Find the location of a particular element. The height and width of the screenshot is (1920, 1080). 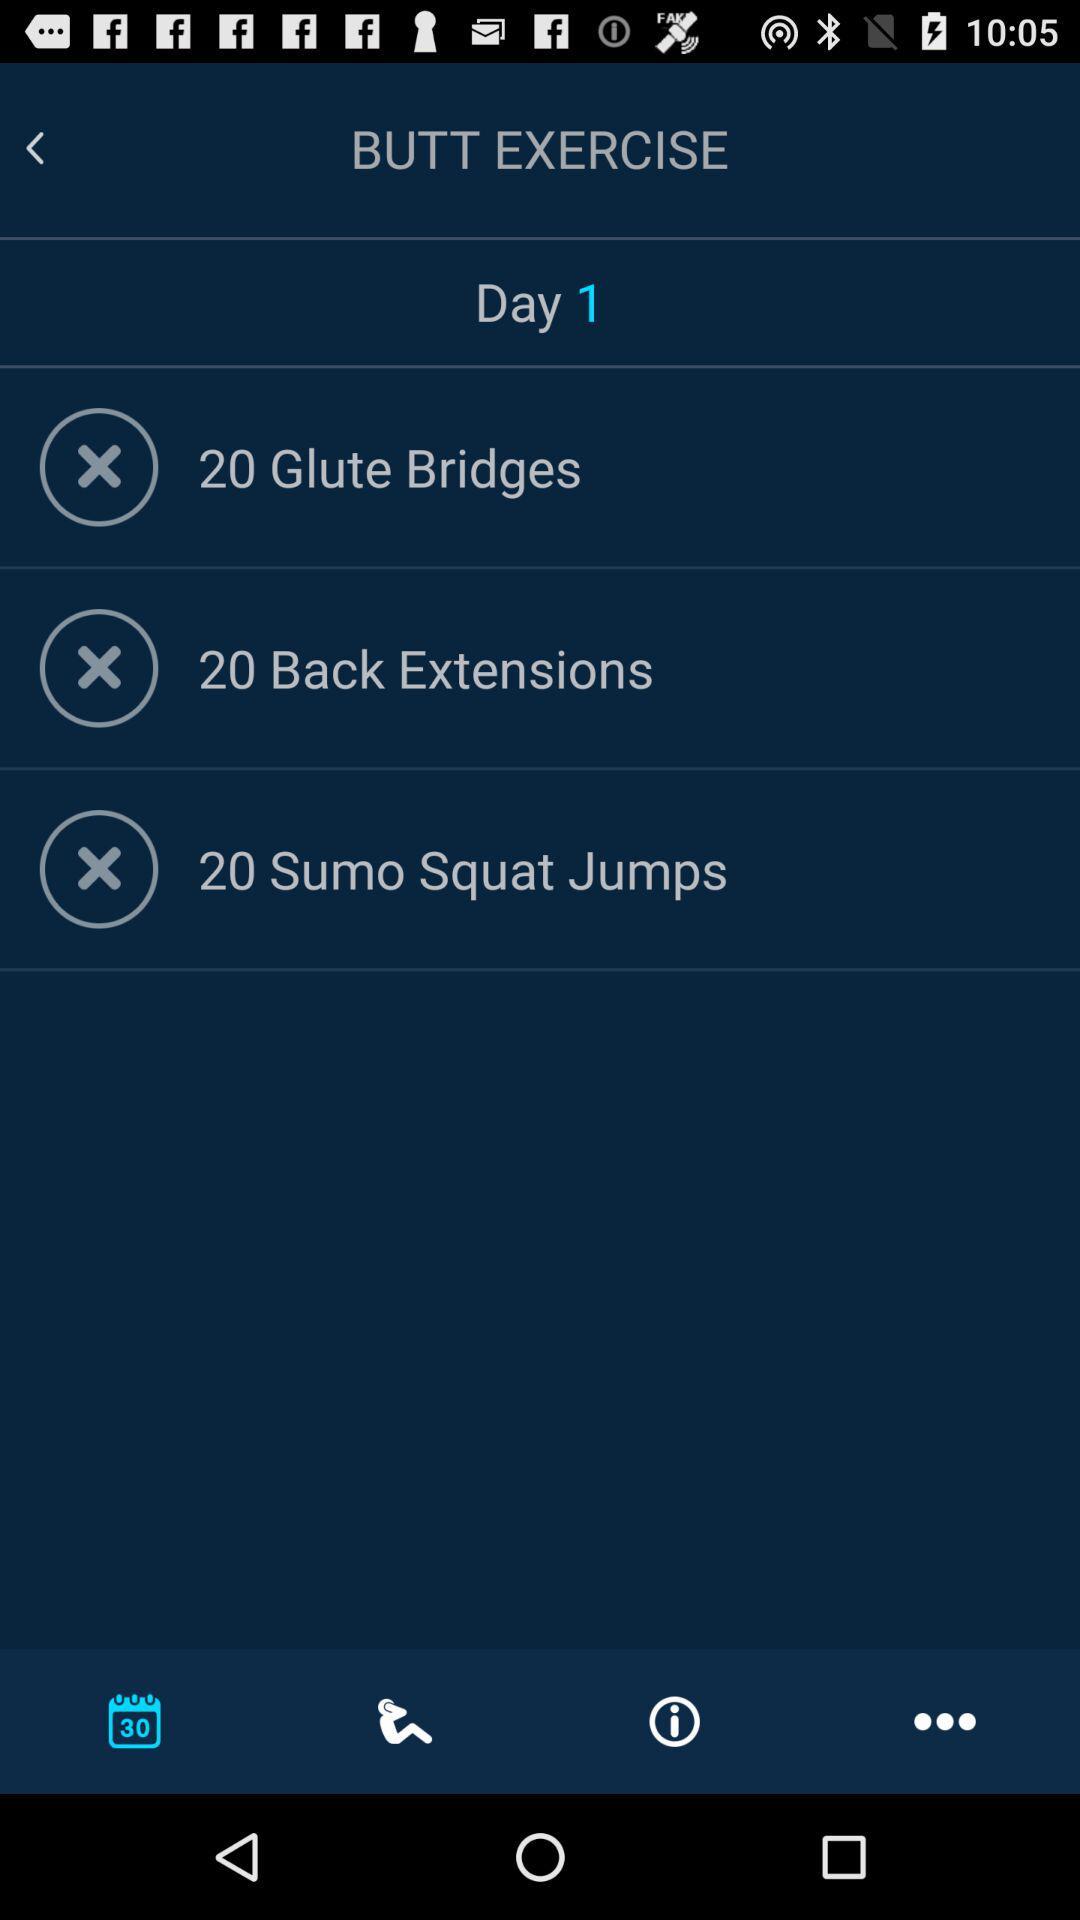

remove from list button is located at coordinates (99, 466).